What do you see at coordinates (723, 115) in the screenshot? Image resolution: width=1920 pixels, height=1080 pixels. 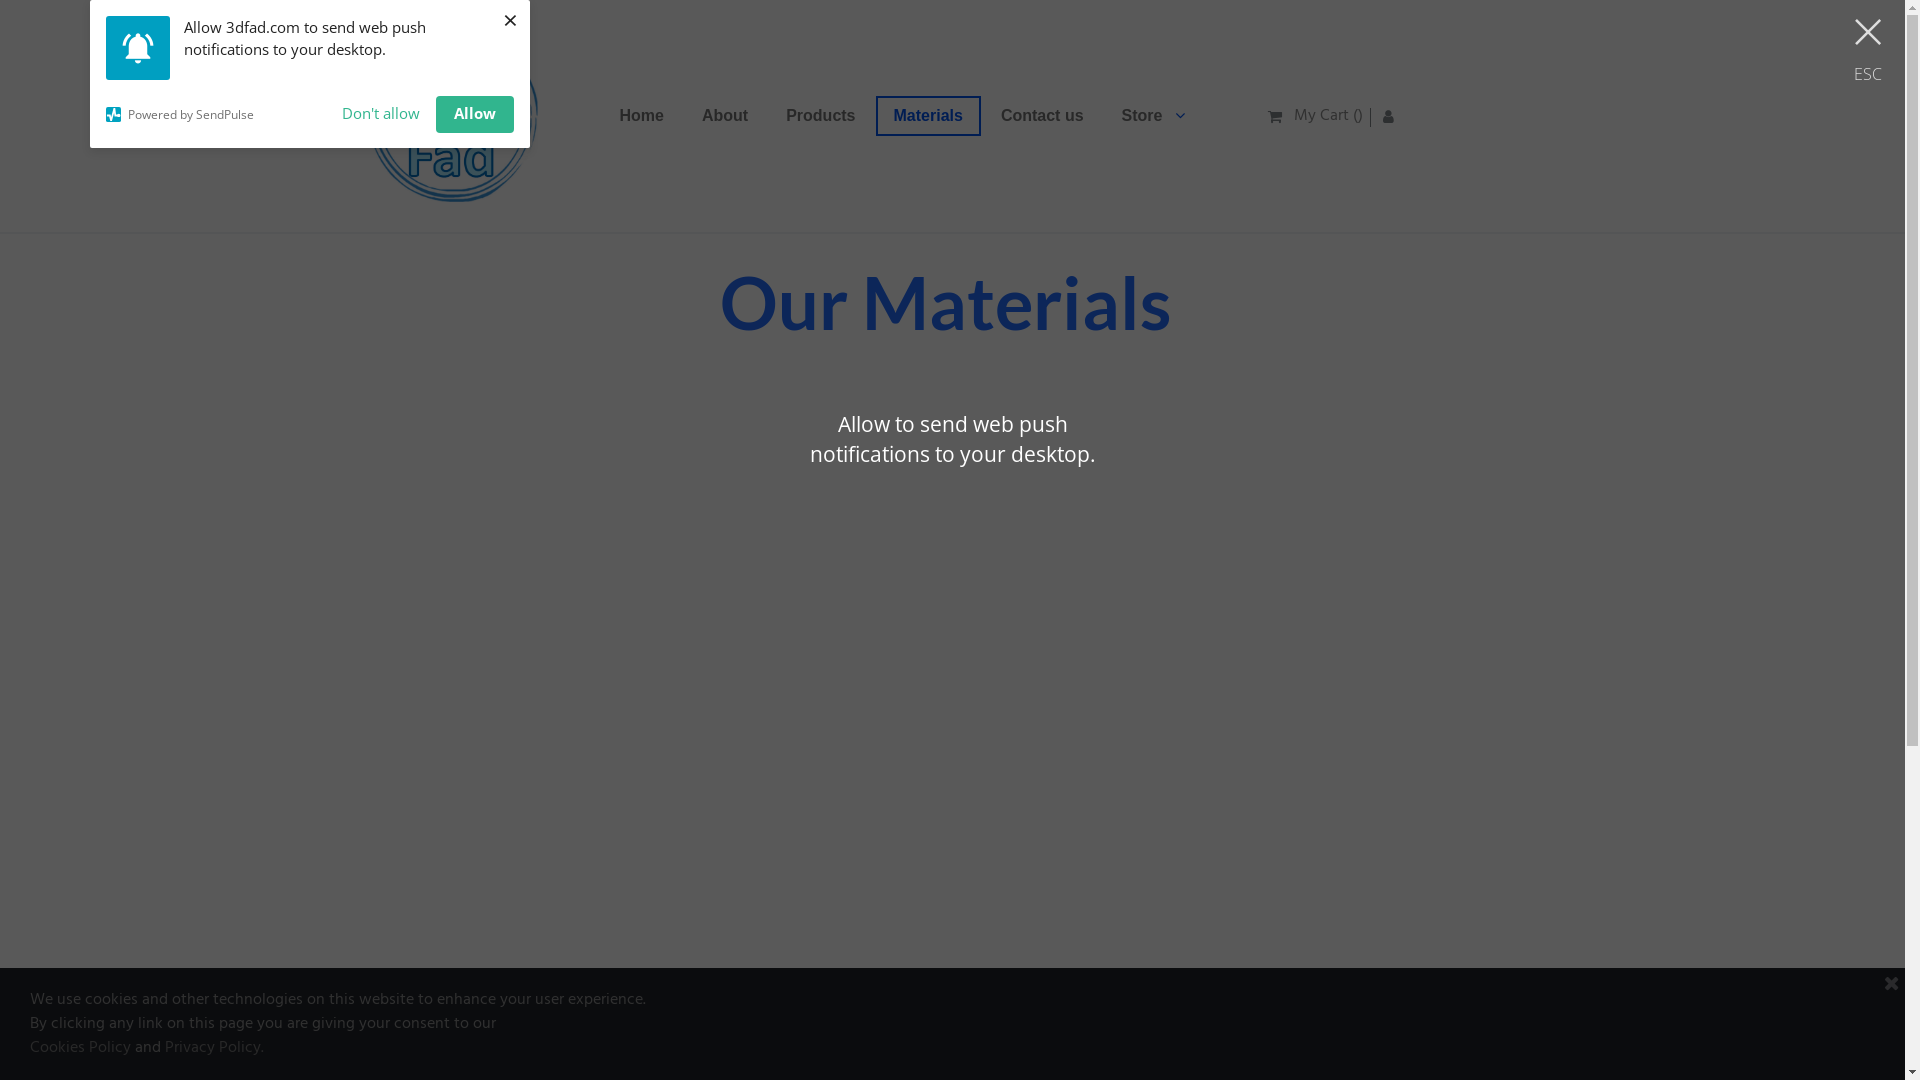 I see `'About'` at bounding box center [723, 115].